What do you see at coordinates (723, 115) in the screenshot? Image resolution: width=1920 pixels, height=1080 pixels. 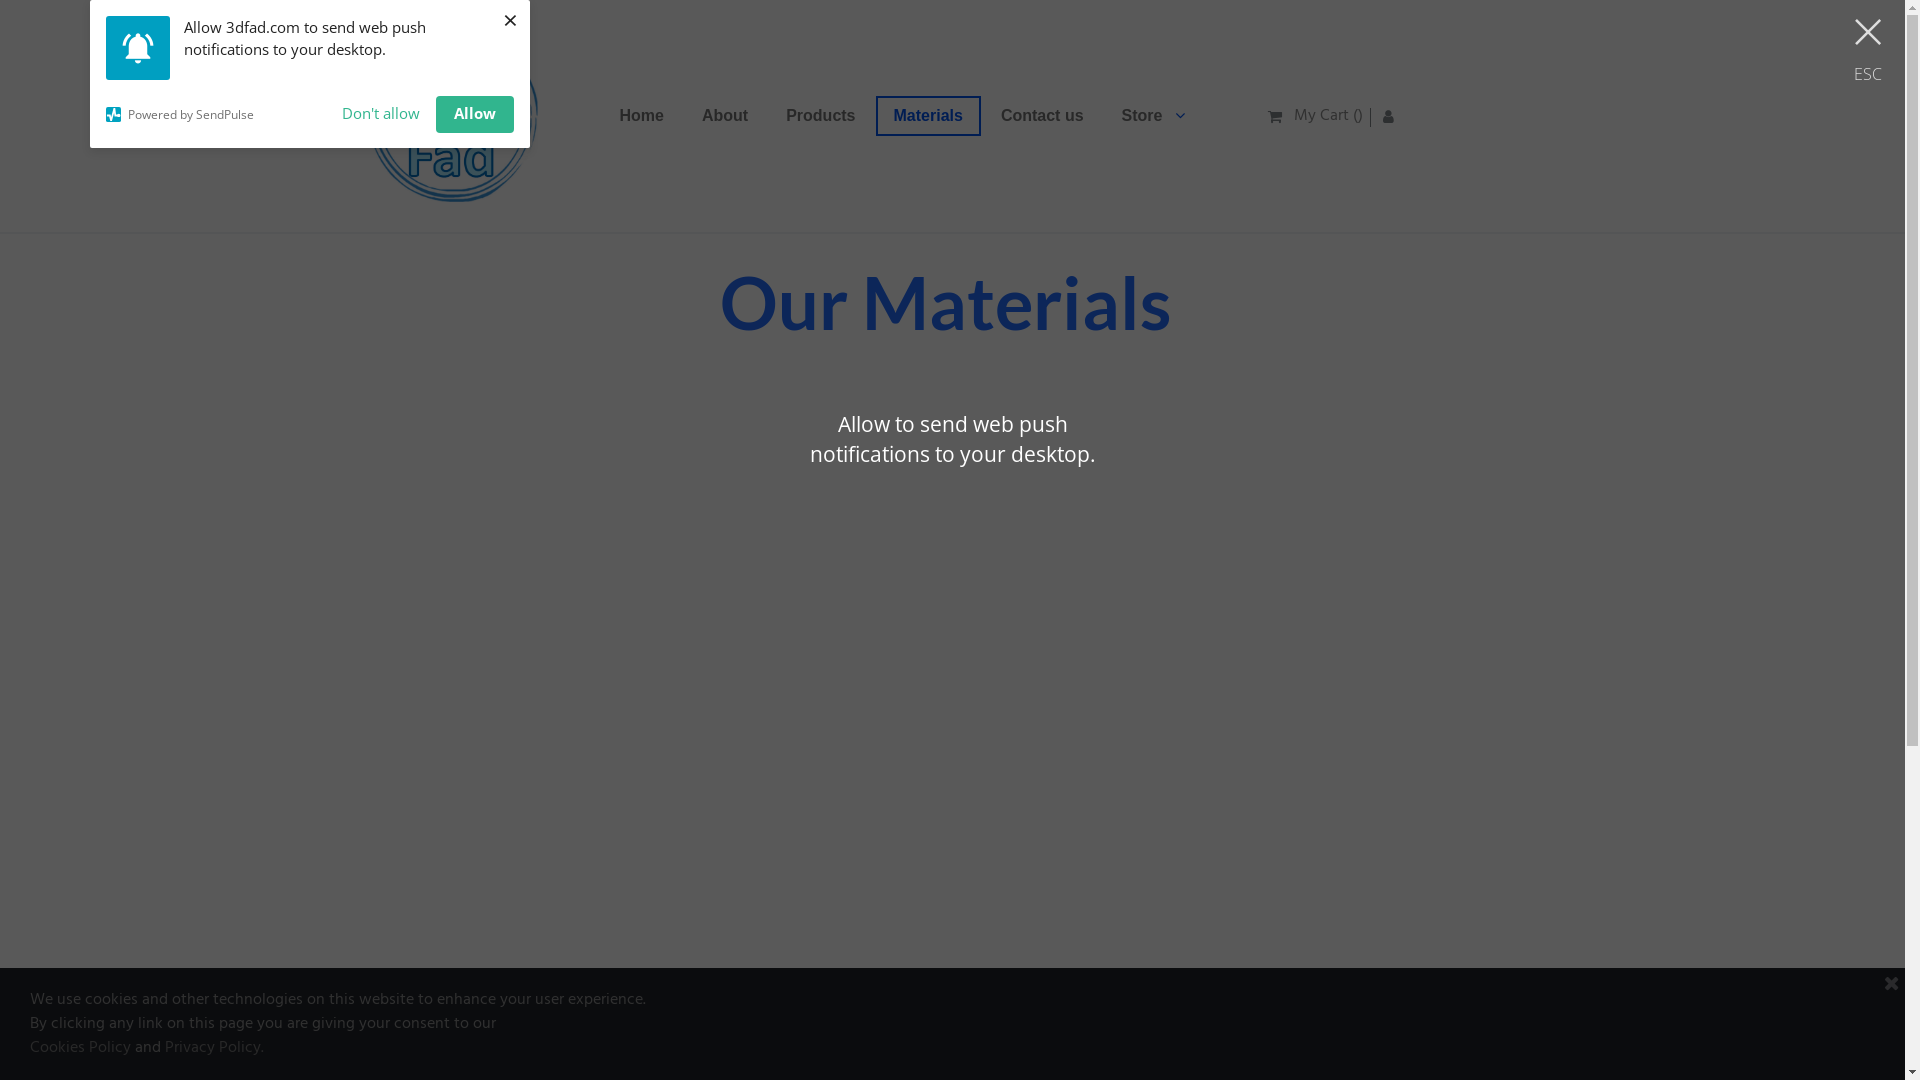 I see `'About'` at bounding box center [723, 115].